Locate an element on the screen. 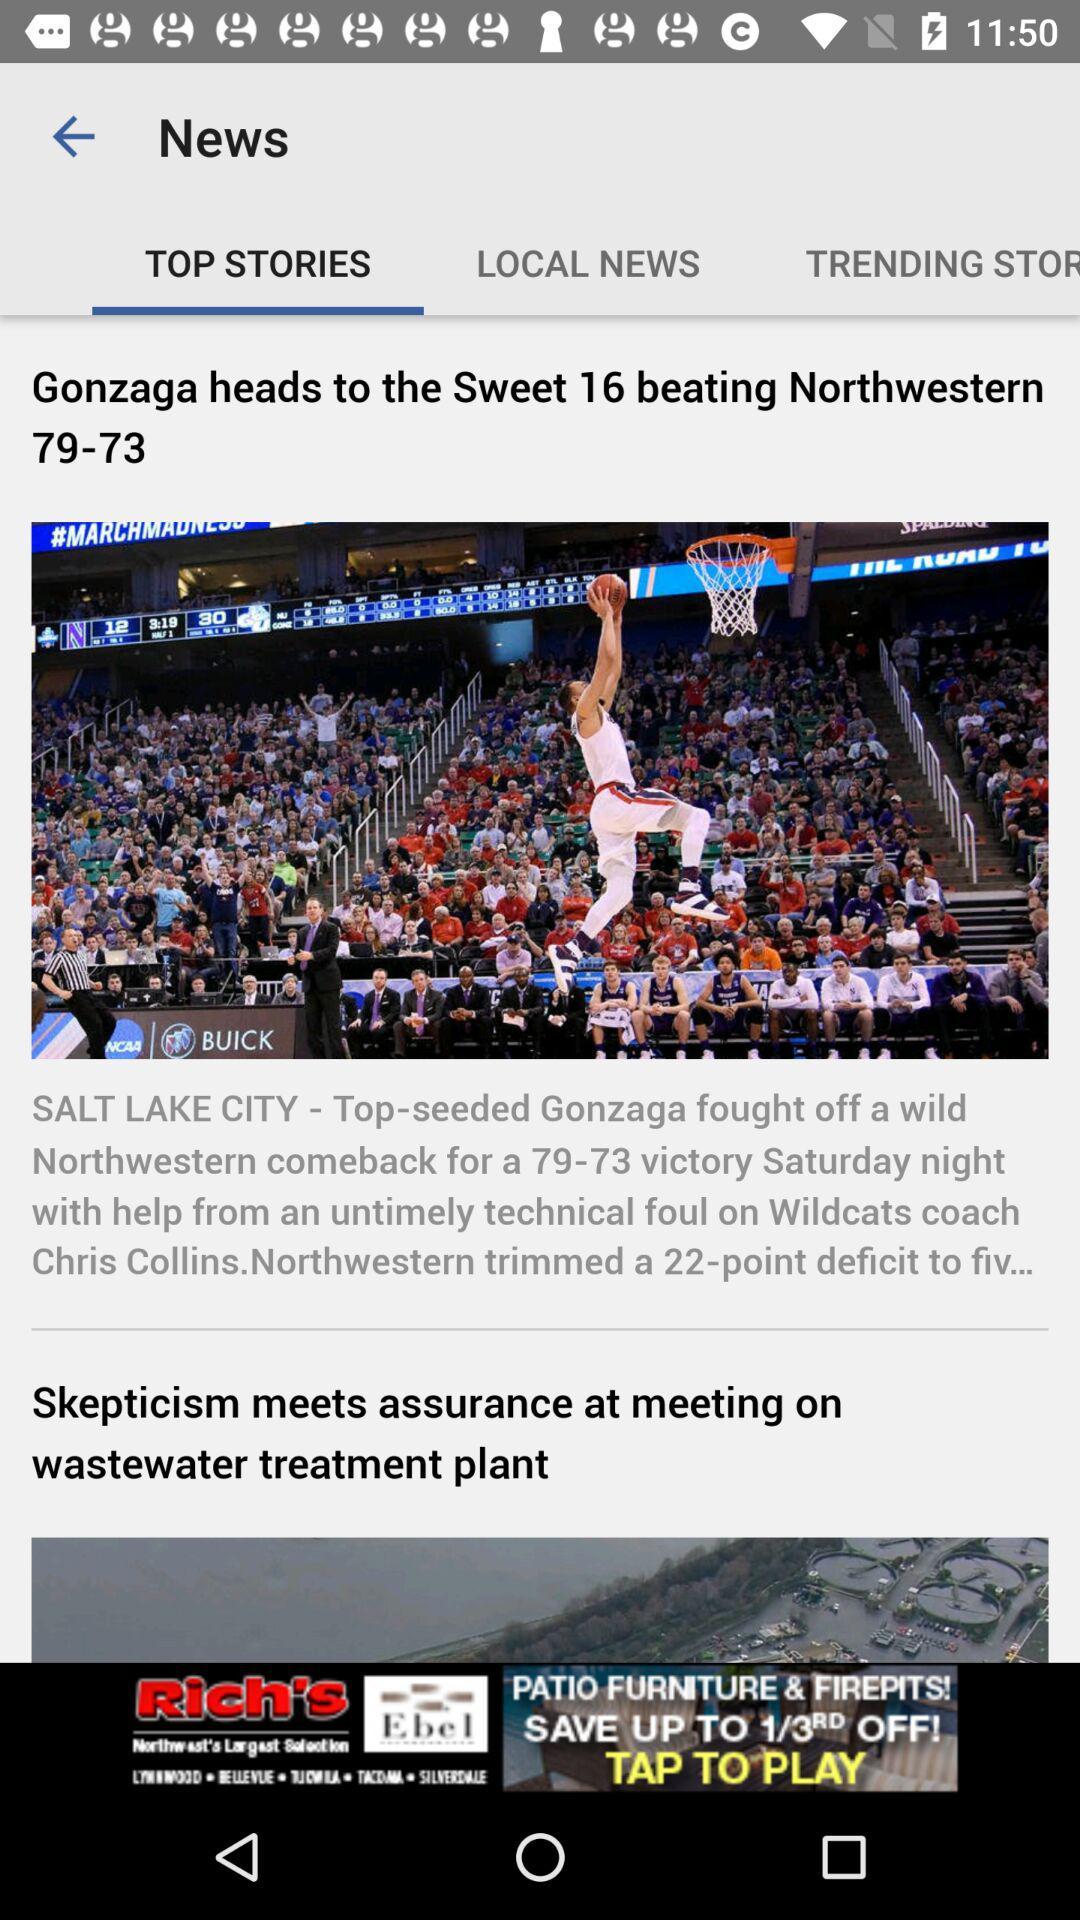 This screenshot has height=1920, width=1080. advertisement is located at coordinates (540, 1727).